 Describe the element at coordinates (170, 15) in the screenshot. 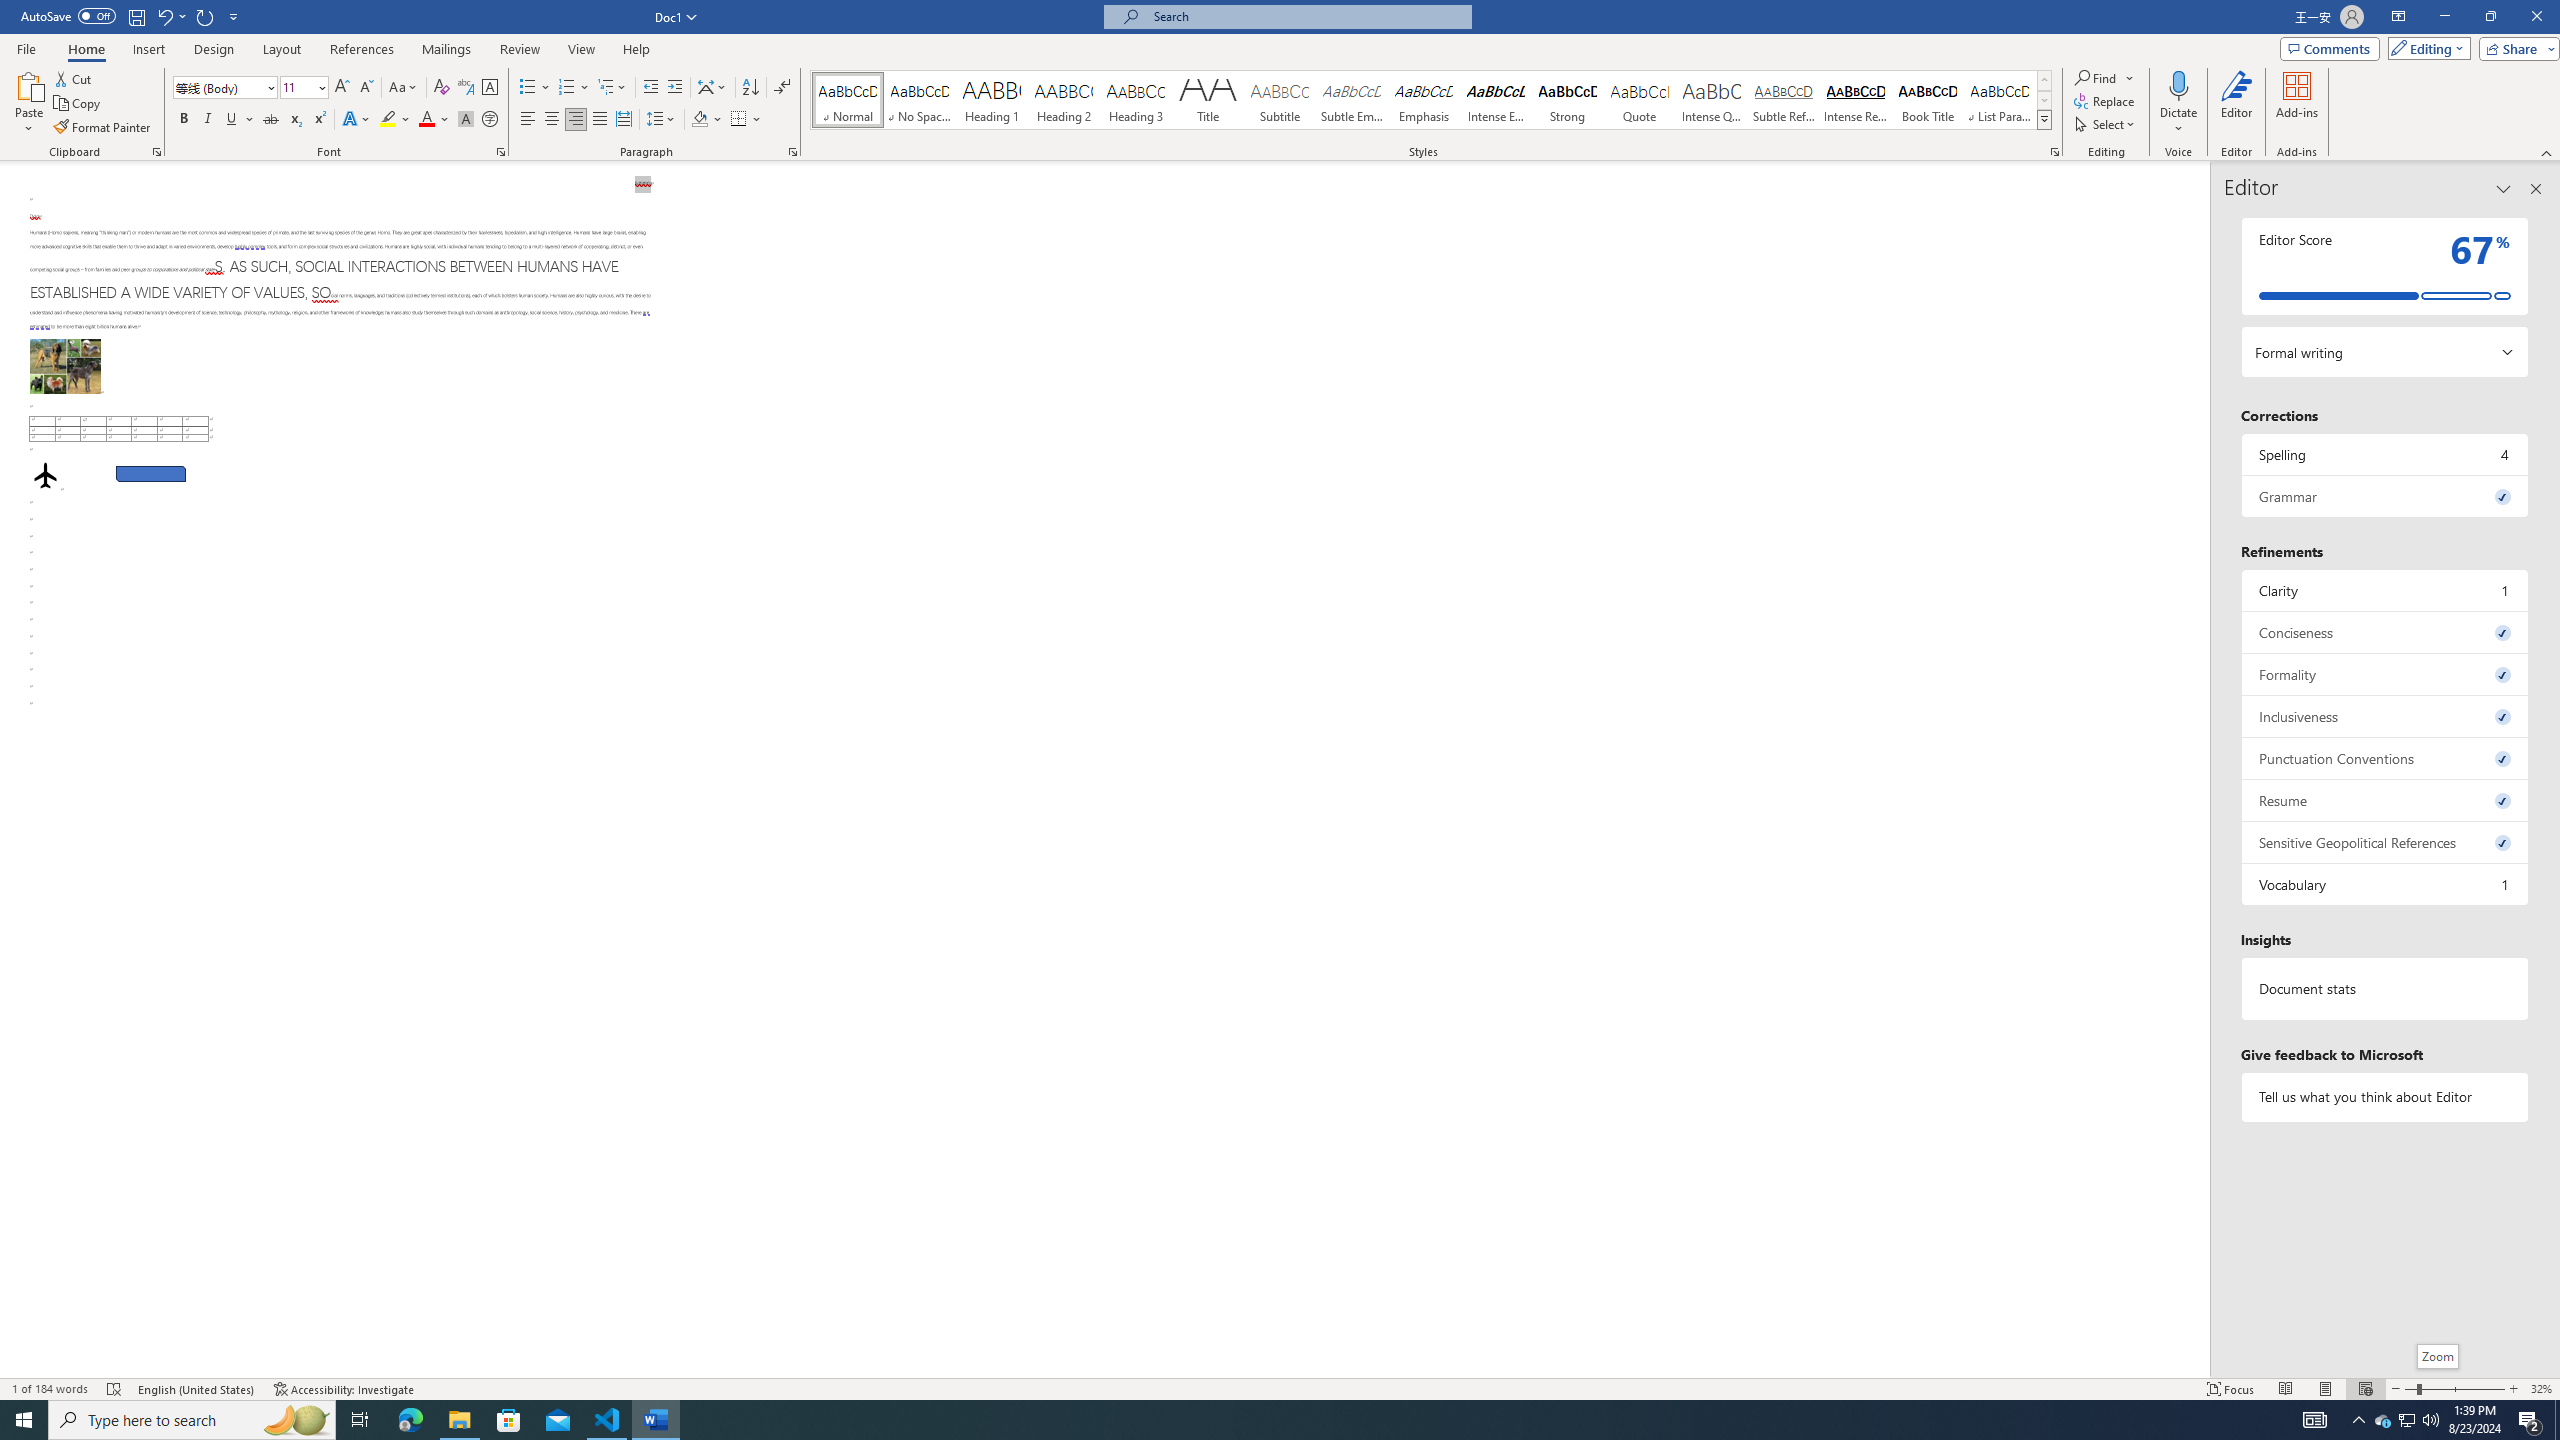

I see `'Undo Paragraph Alignment'` at that location.